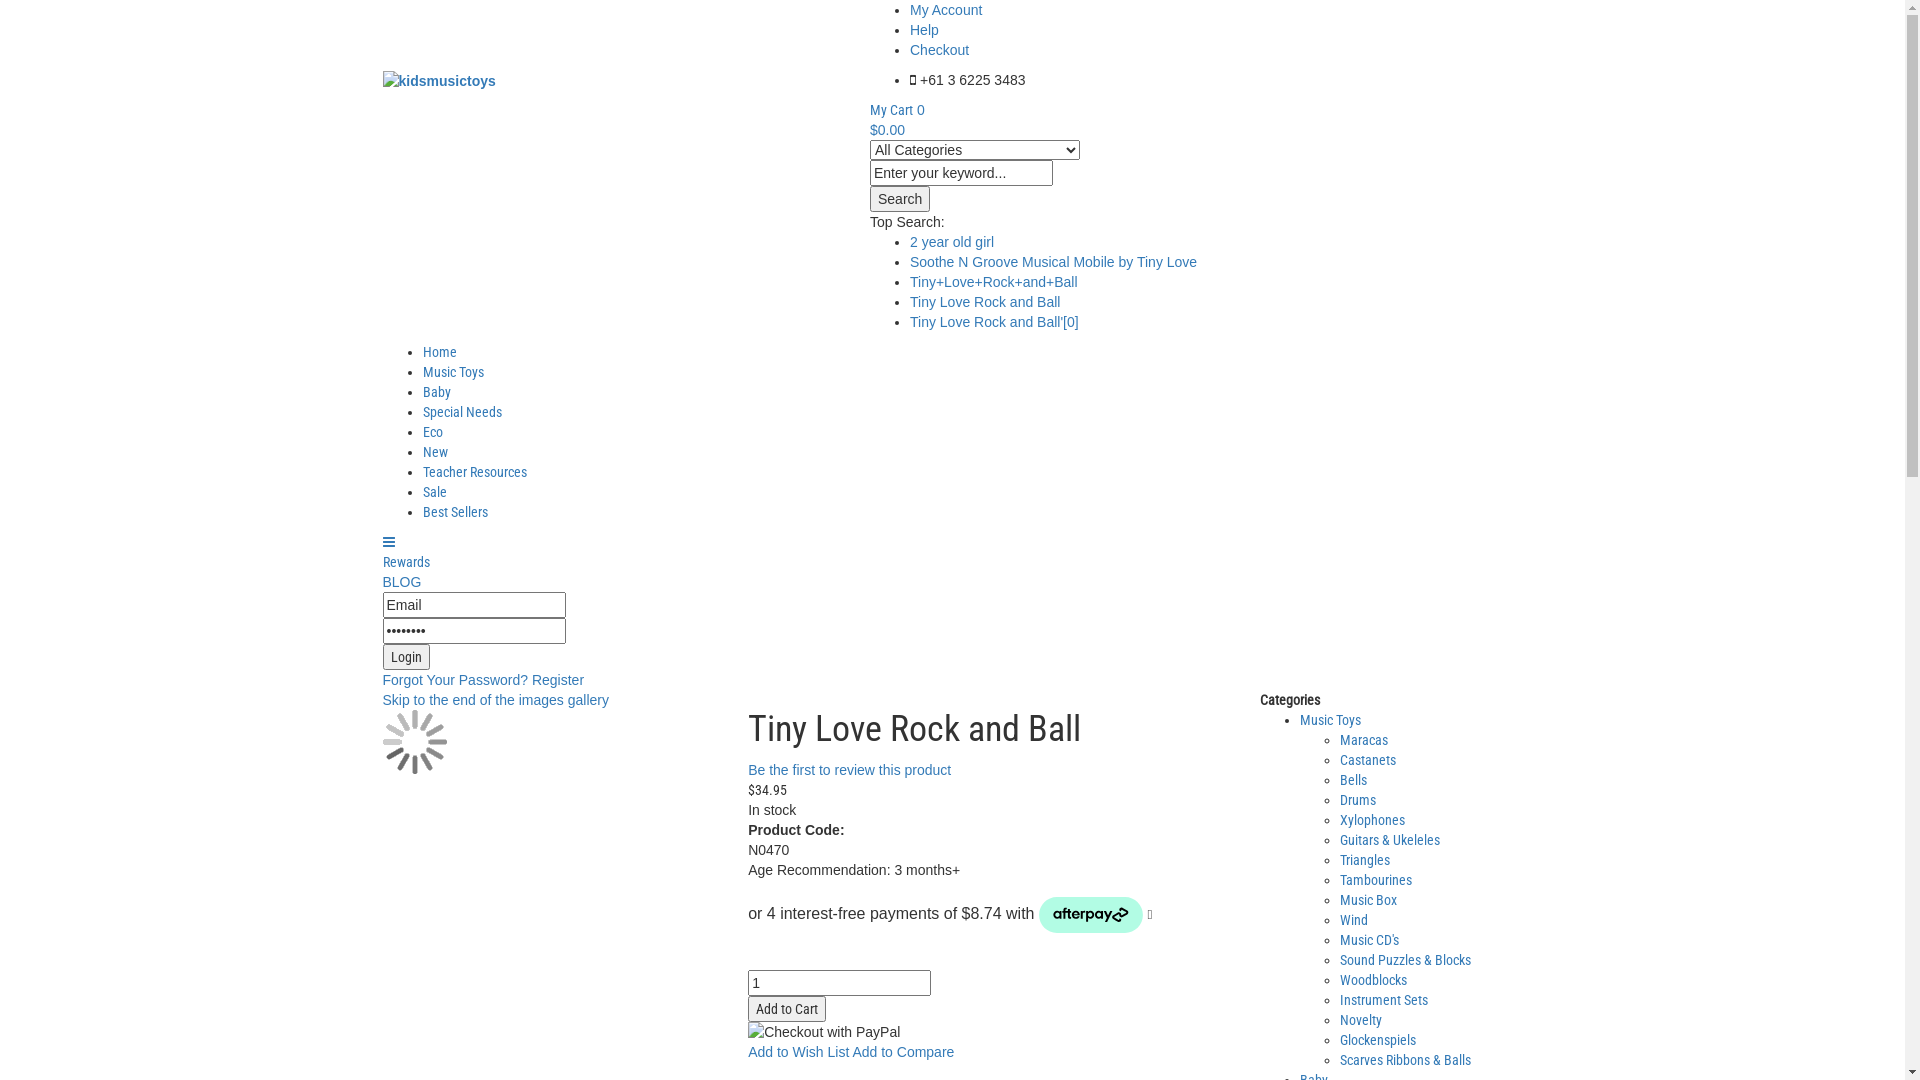 The height and width of the screenshot is (1080, 1920). I want to click on 'BLOG', so click(400, 582).